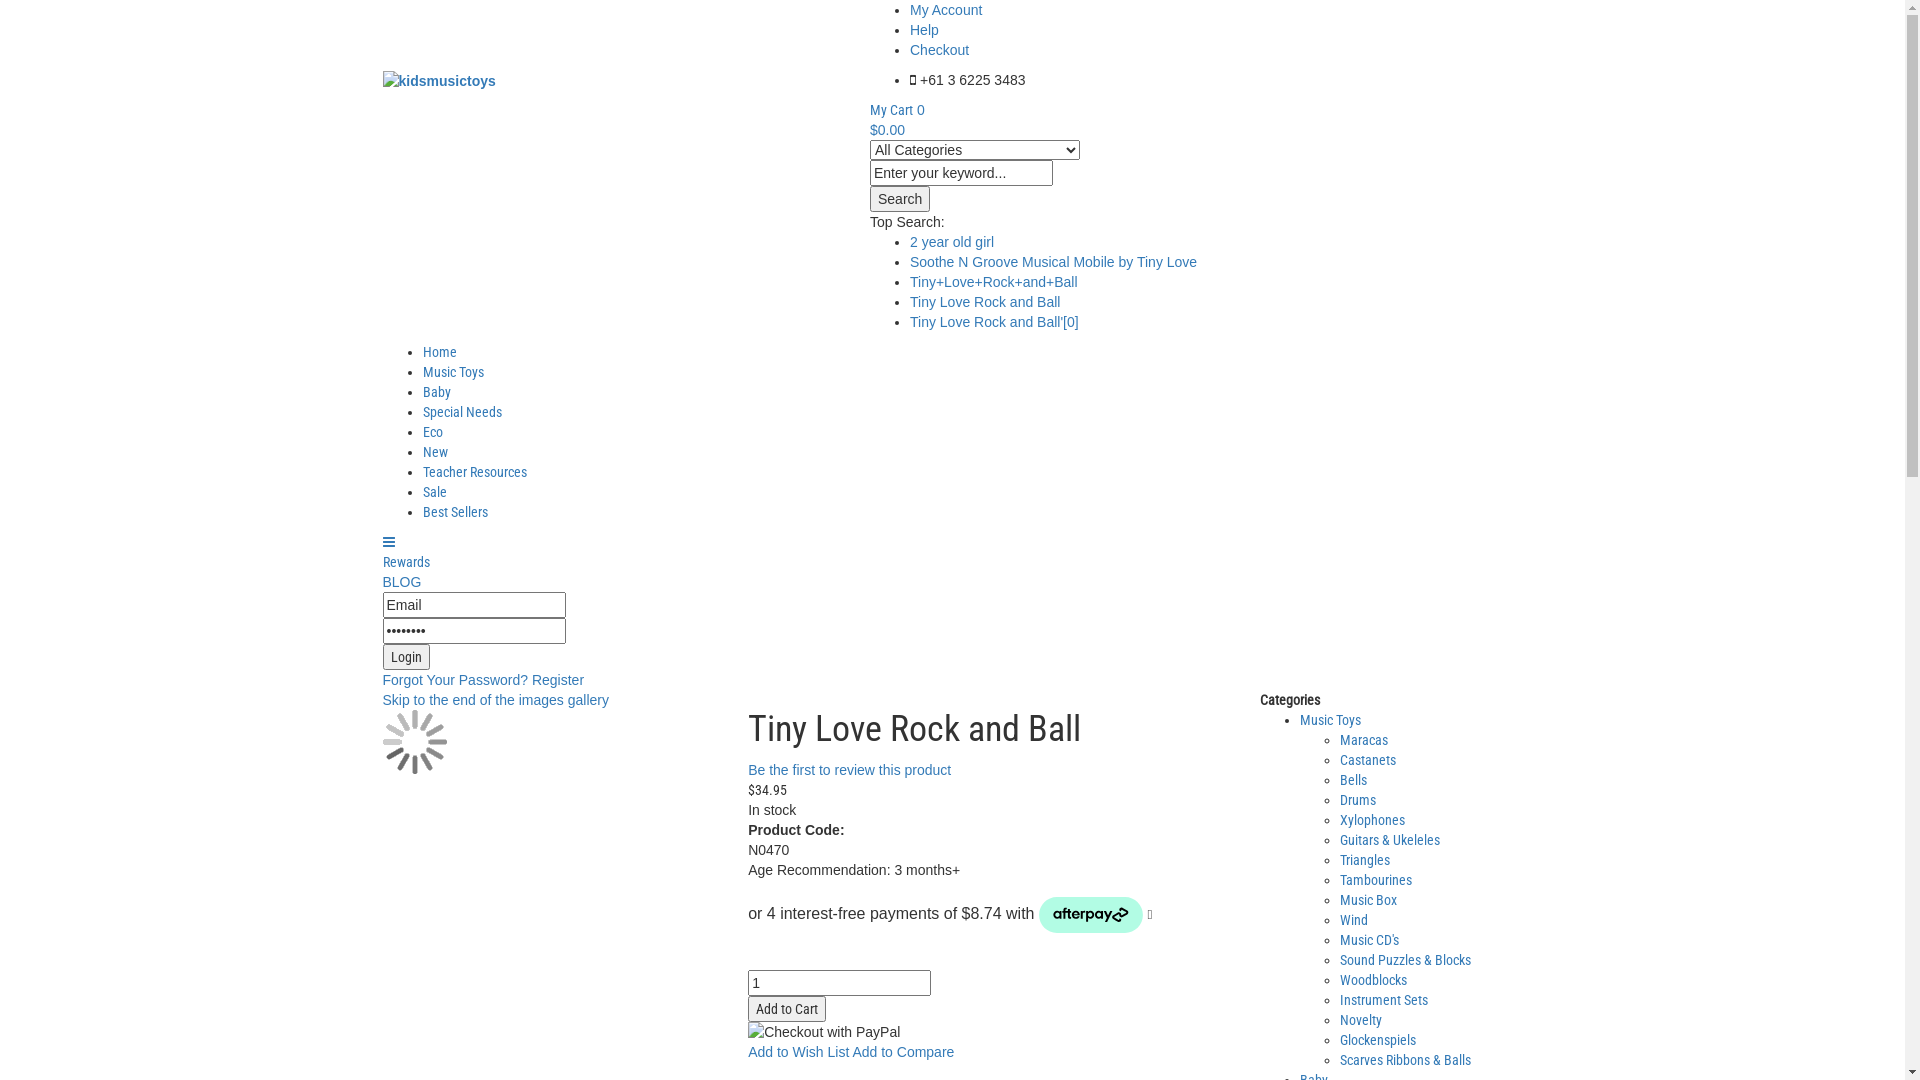 The height and width of the screenshot is (1080, 1920). I want to click on 'BLOG', so click(400, 582).